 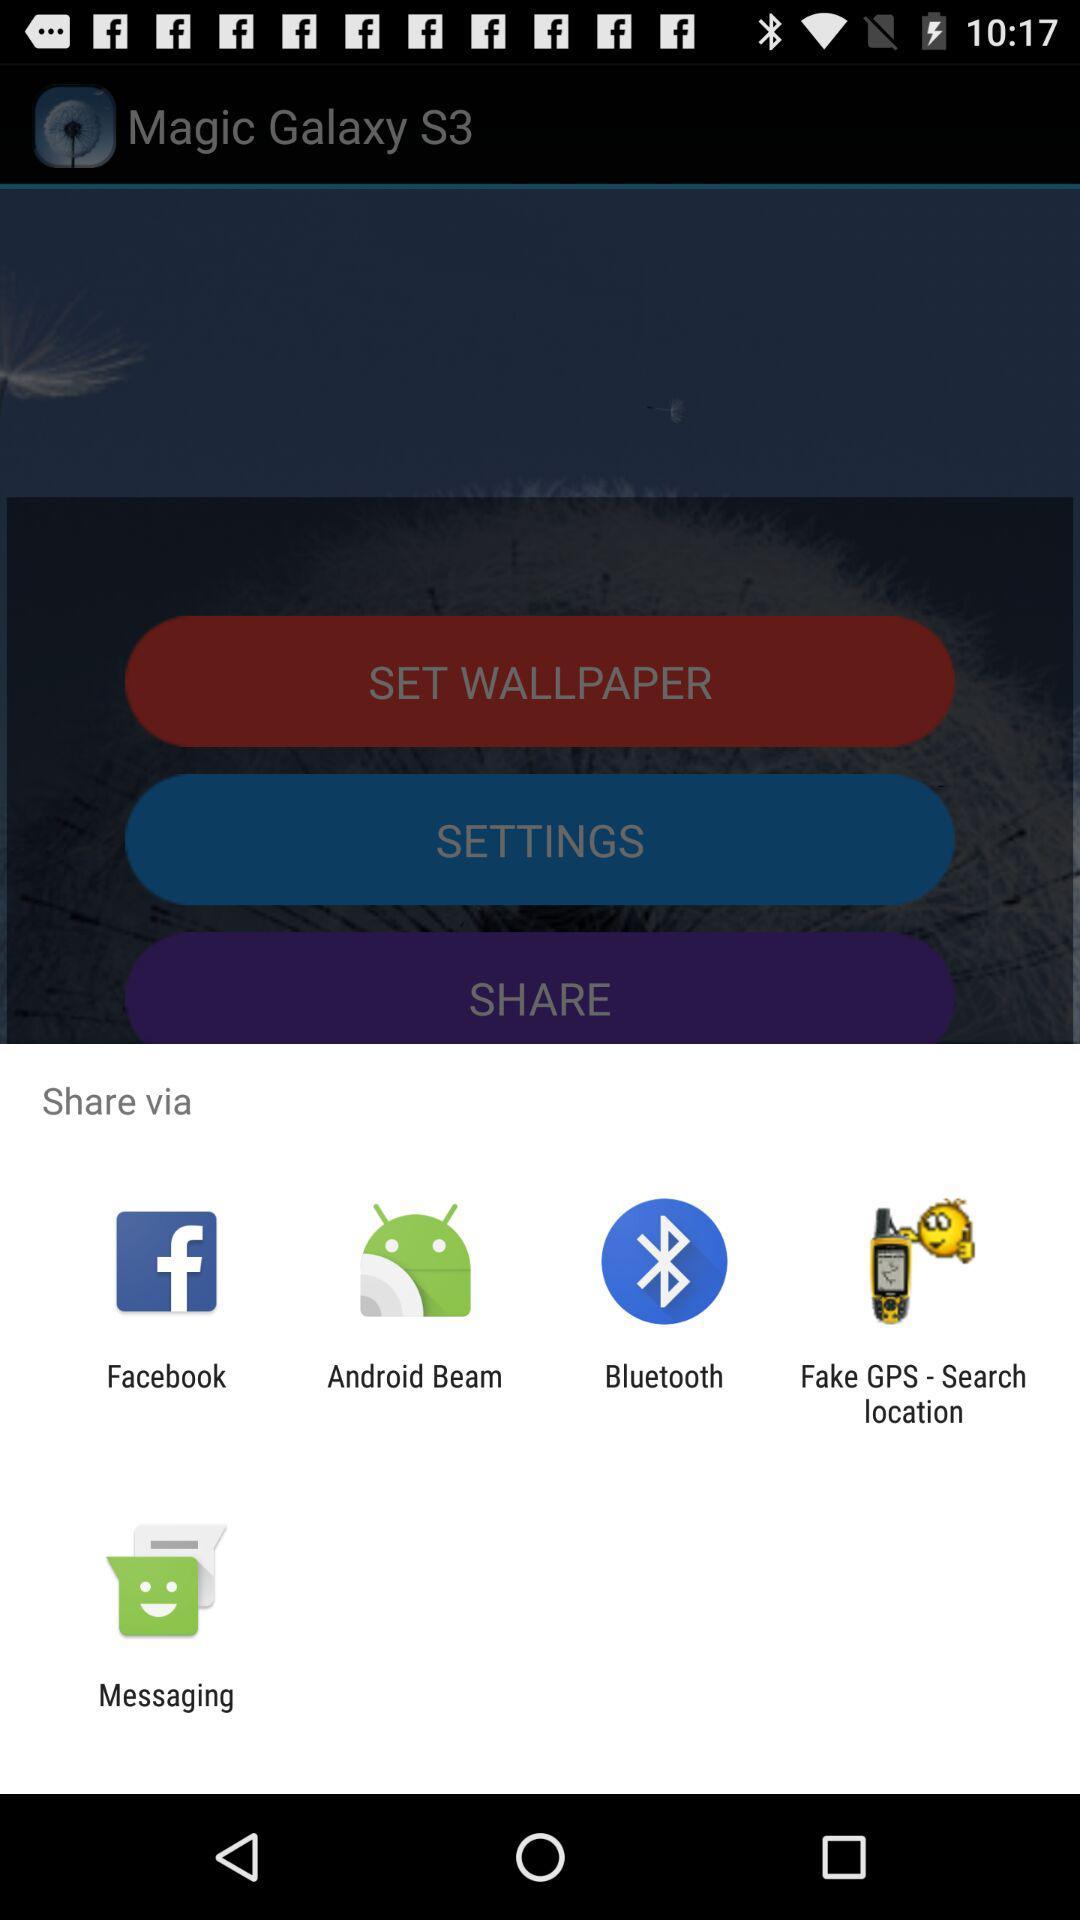 What do you see at coordinates (414, 1392) in the screenshot?
I see `the icon to the left of bluetooth` at bounding box center [414, 1392].